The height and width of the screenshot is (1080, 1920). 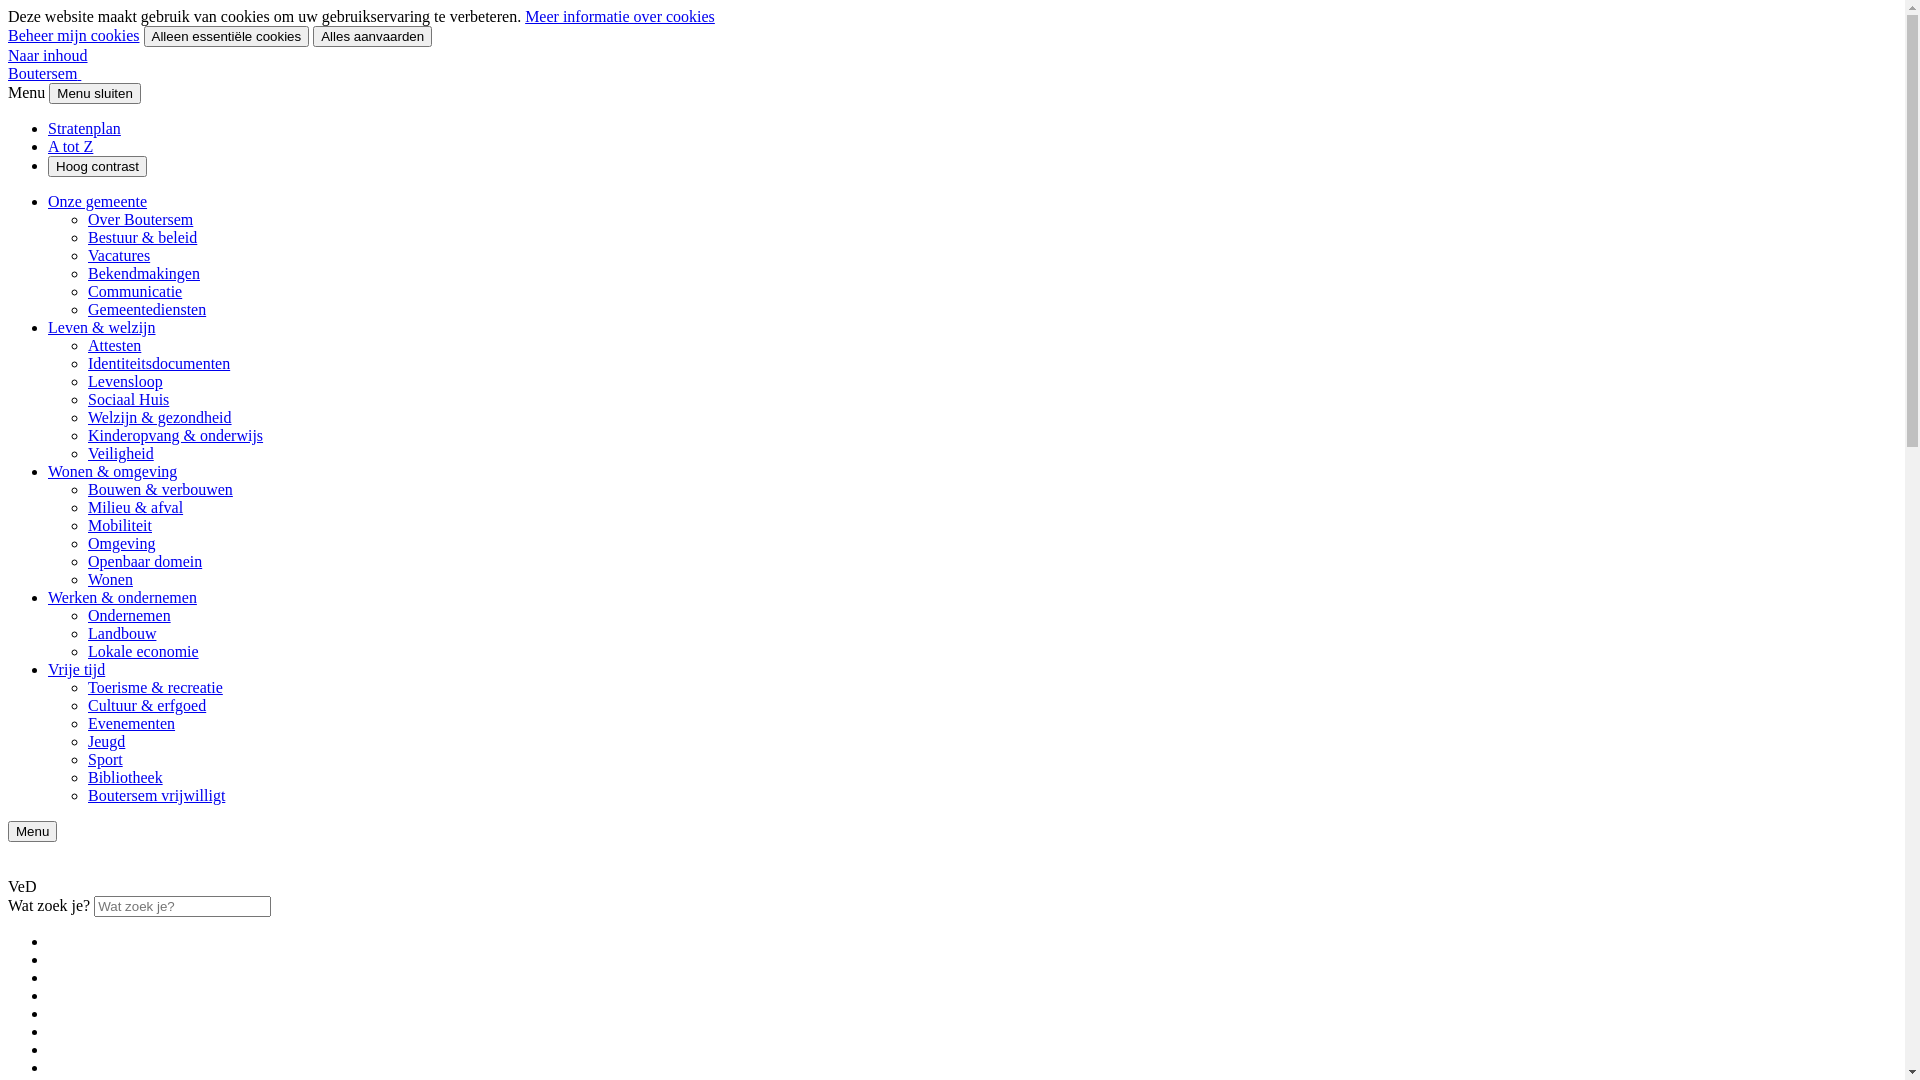 What do you see at coordinates (86, 561) in the screenshot?
I see `'Openbaar domein'` at bounding box center [86, 561].